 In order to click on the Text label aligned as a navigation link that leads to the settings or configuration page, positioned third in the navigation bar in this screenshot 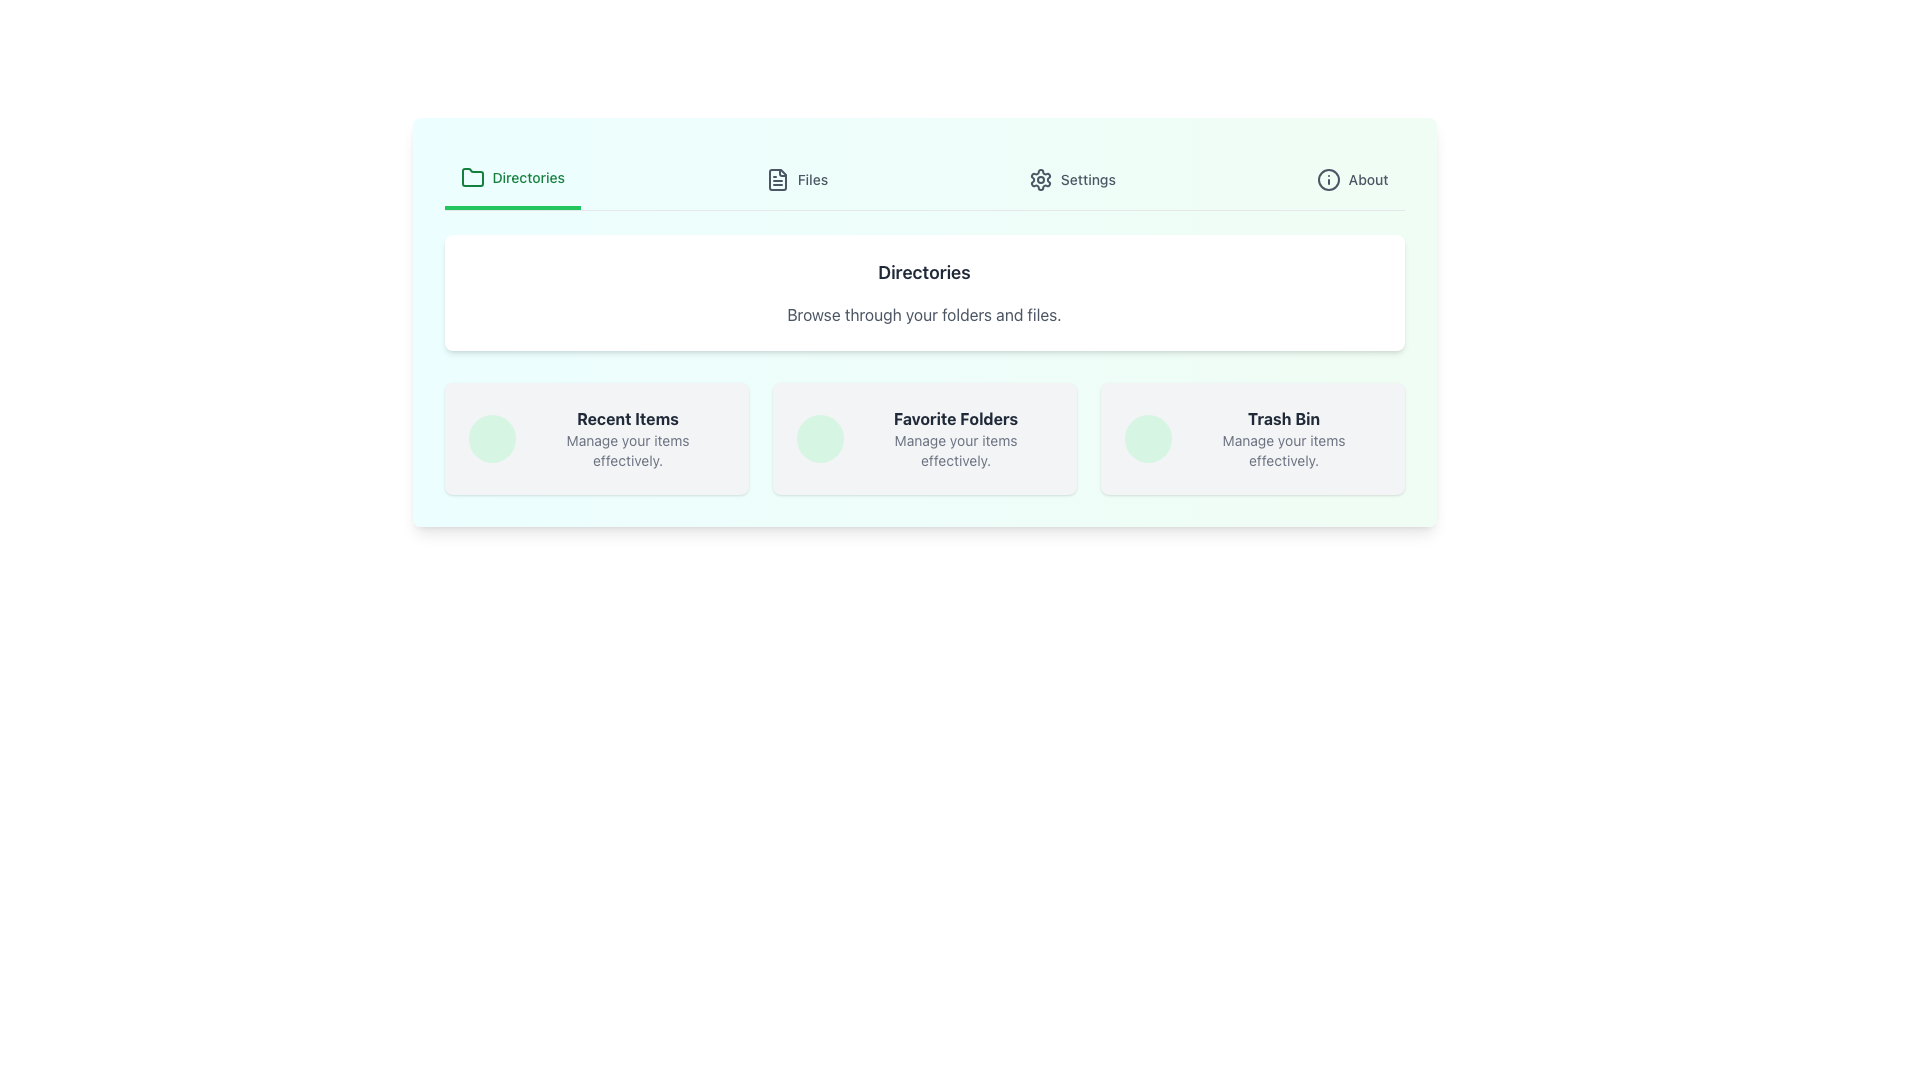, I will do `click(1087, 180)`.